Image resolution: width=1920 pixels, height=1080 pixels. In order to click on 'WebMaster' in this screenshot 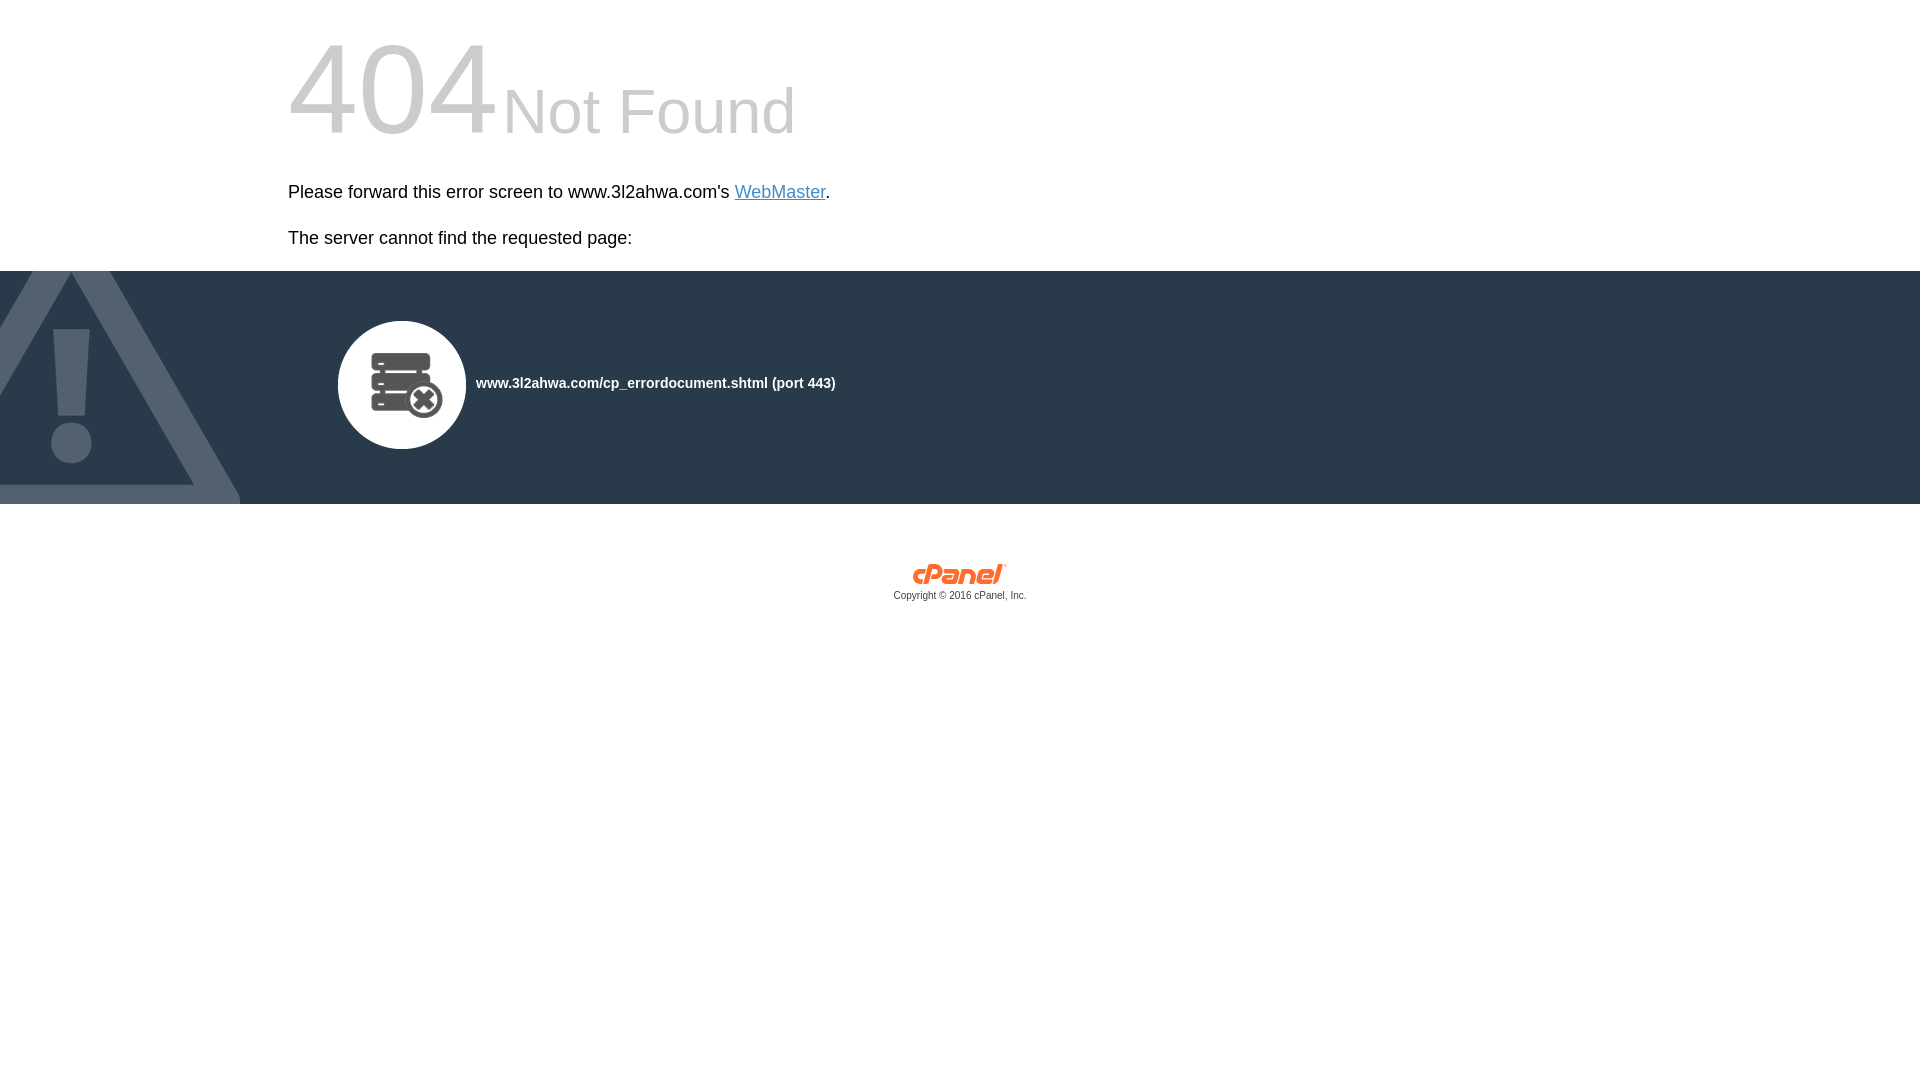, I will do `click(733, 192)`.